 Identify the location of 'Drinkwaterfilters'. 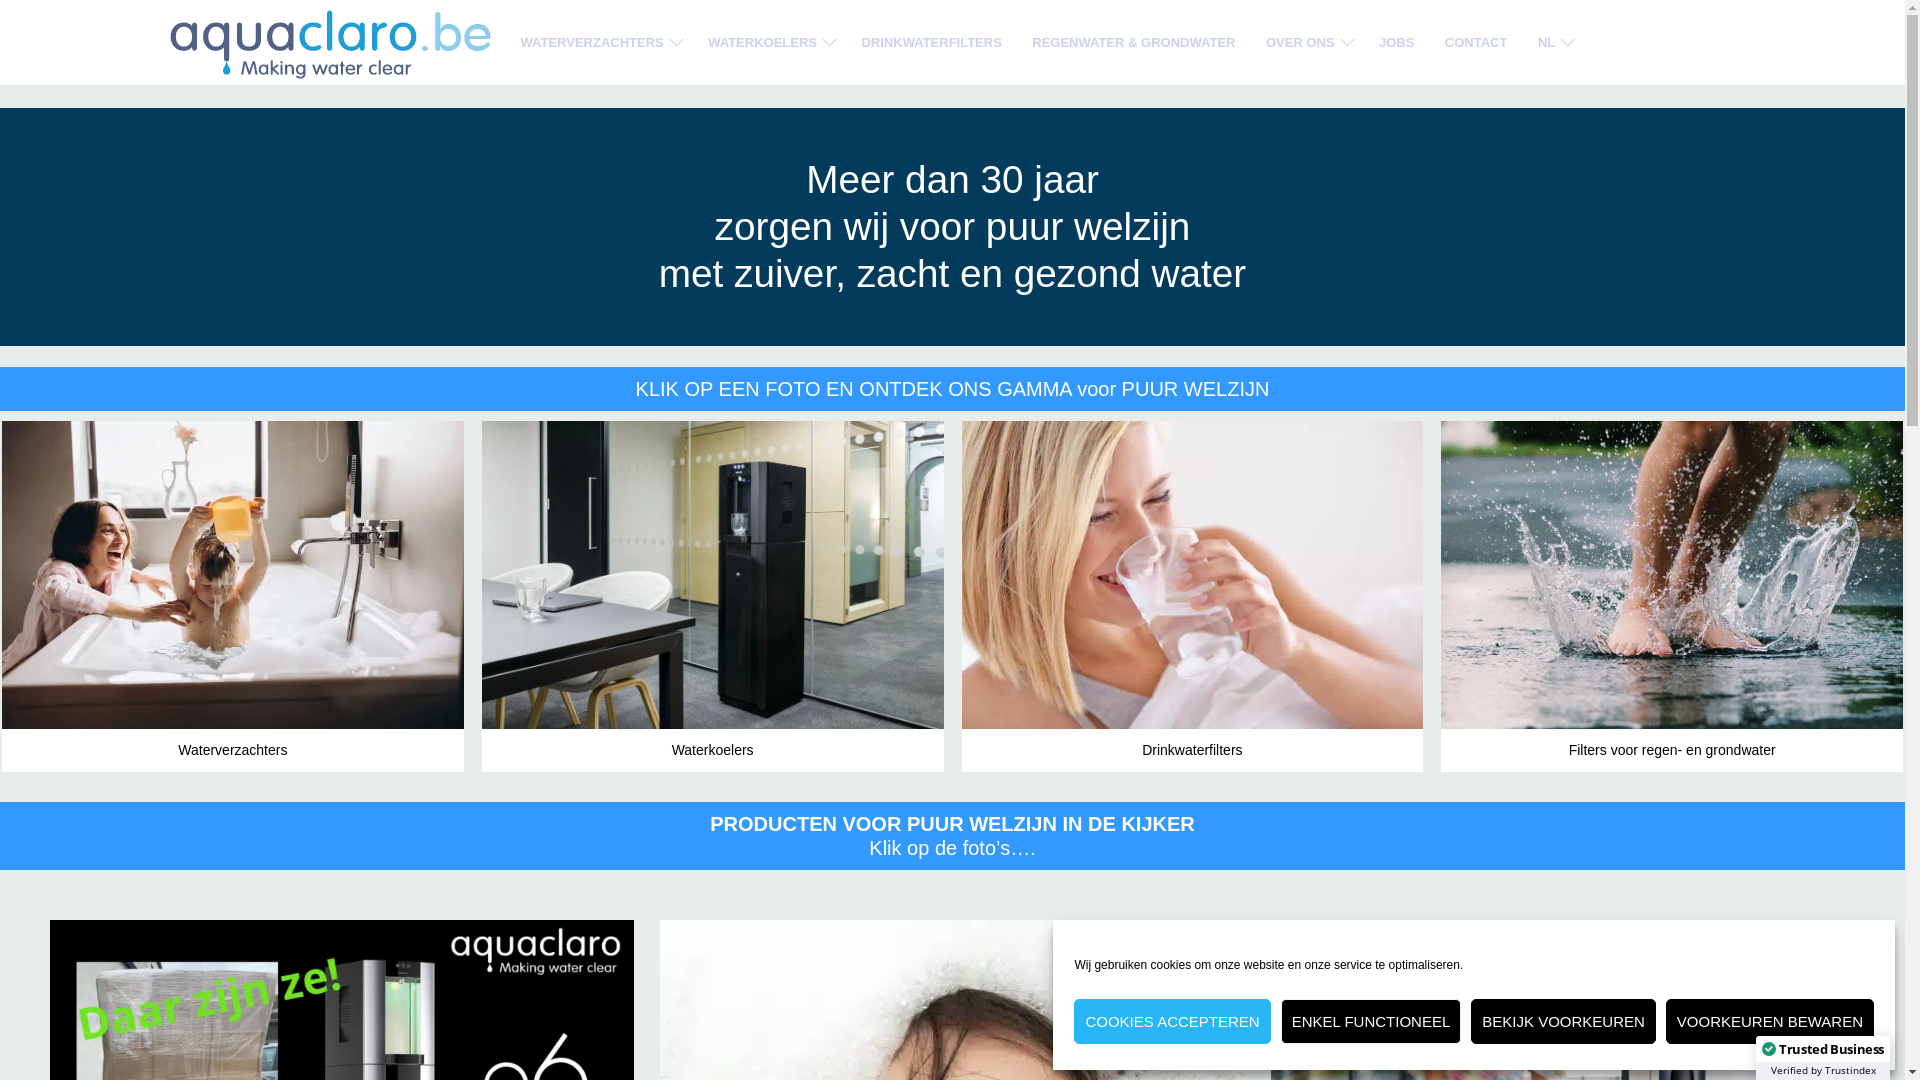
(1193, 595).